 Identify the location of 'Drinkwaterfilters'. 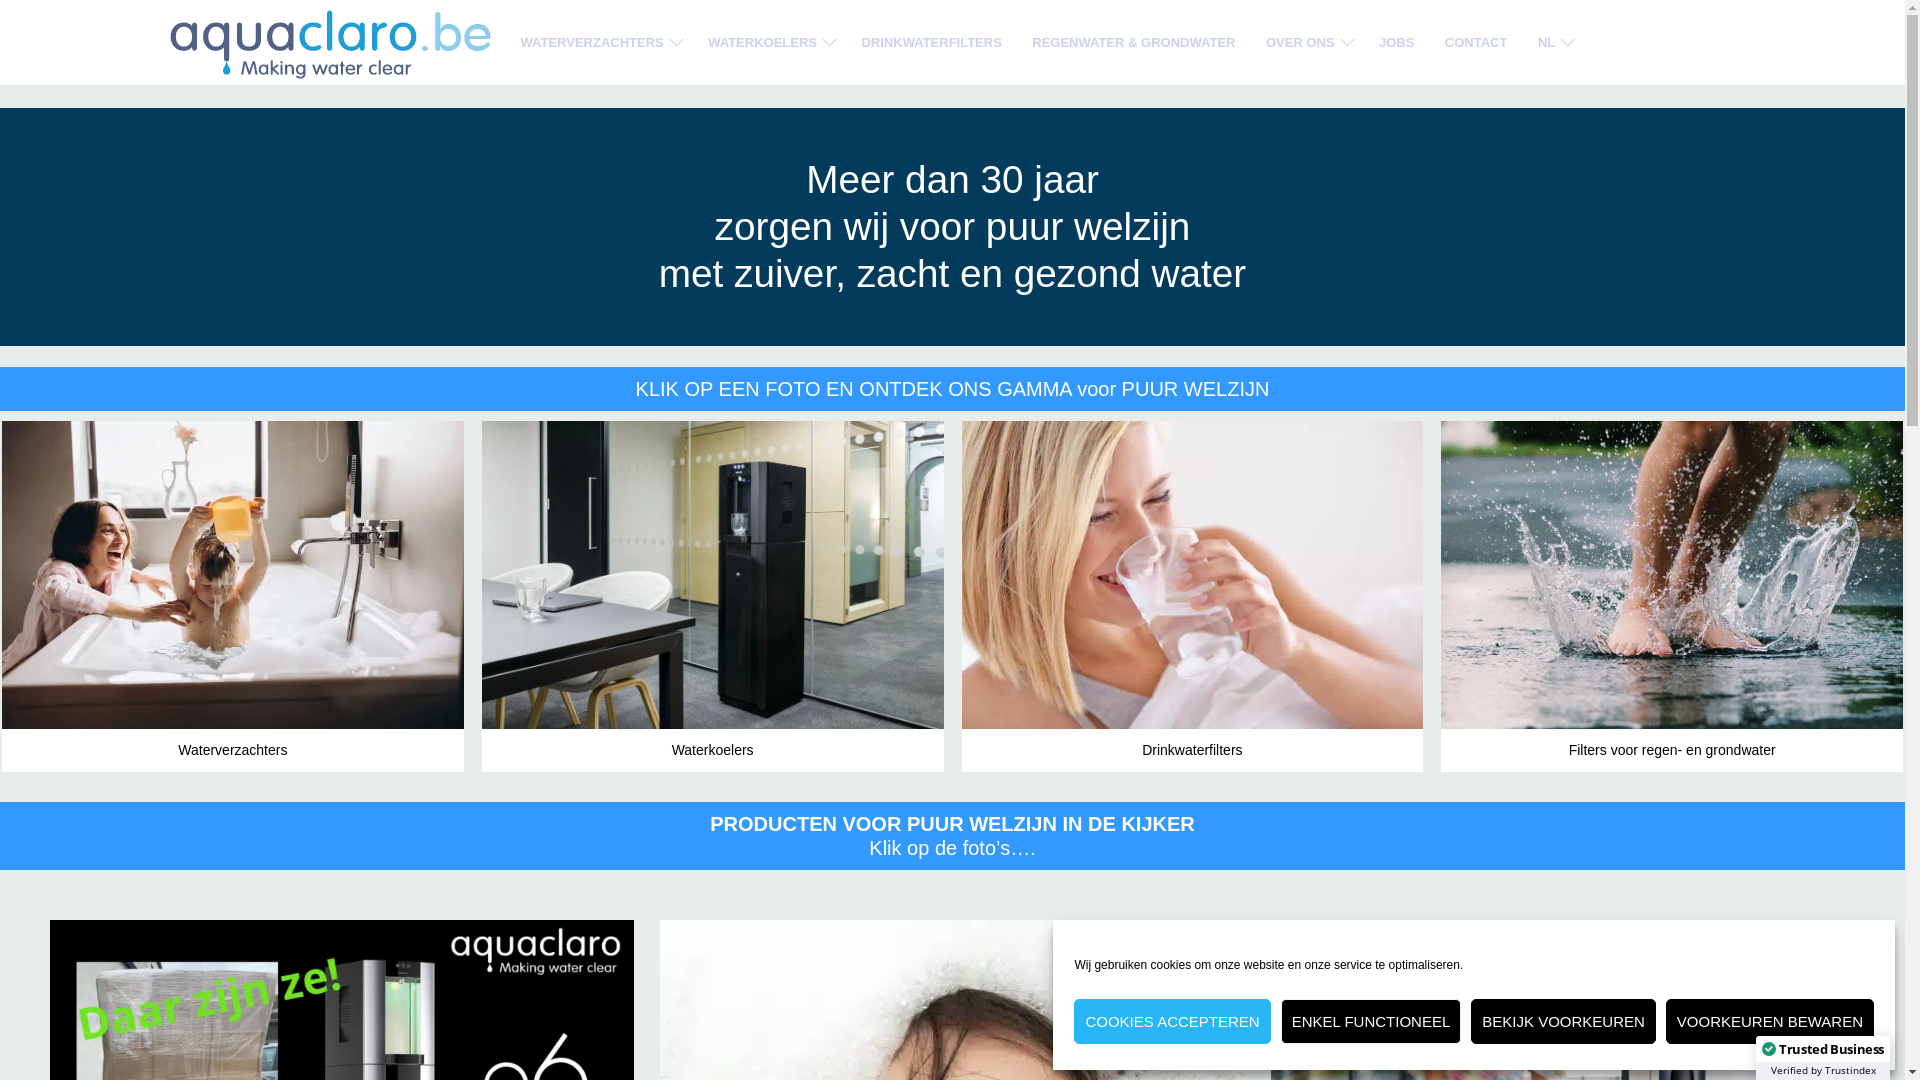
(1193, 595).